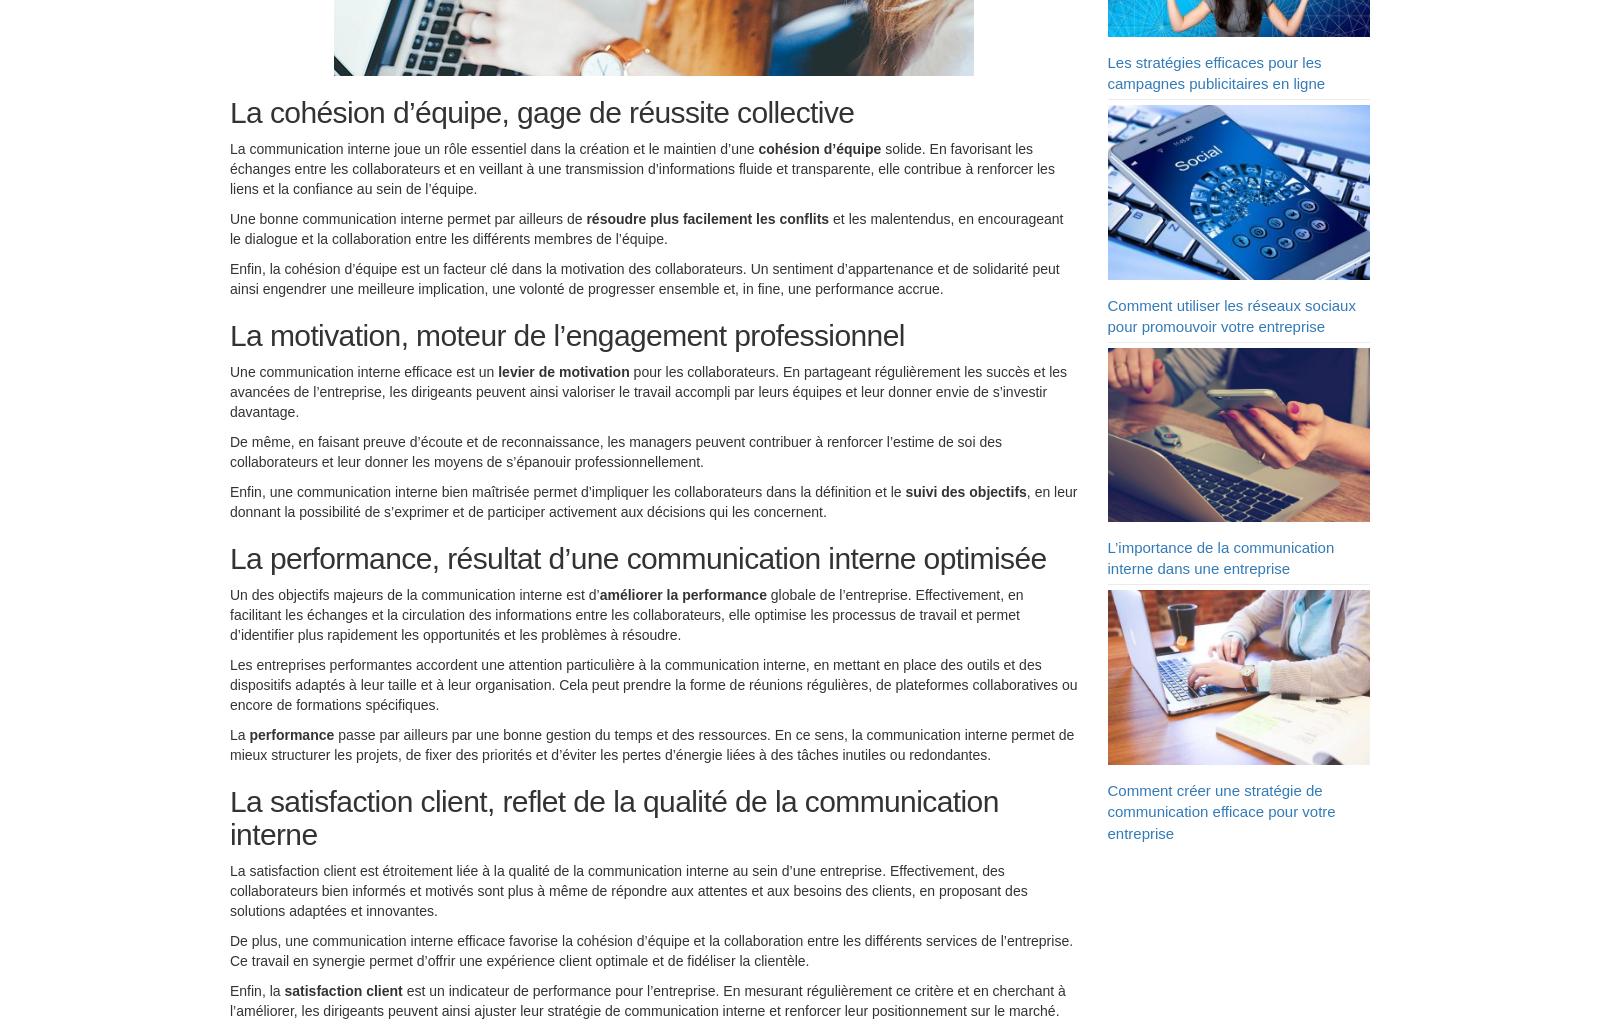 The image size is (1600, 1030). I want to click on 'Enfin, la cohésion d’équipe est un facteur clé dans la motivation des collaborateurs. Un sentiment d’appartenance et de solidarité peut ainsi engendrer une meilleure implication, une volonté de progresser ensemble et, in fine, une performance accrue.', so click(644, 282).